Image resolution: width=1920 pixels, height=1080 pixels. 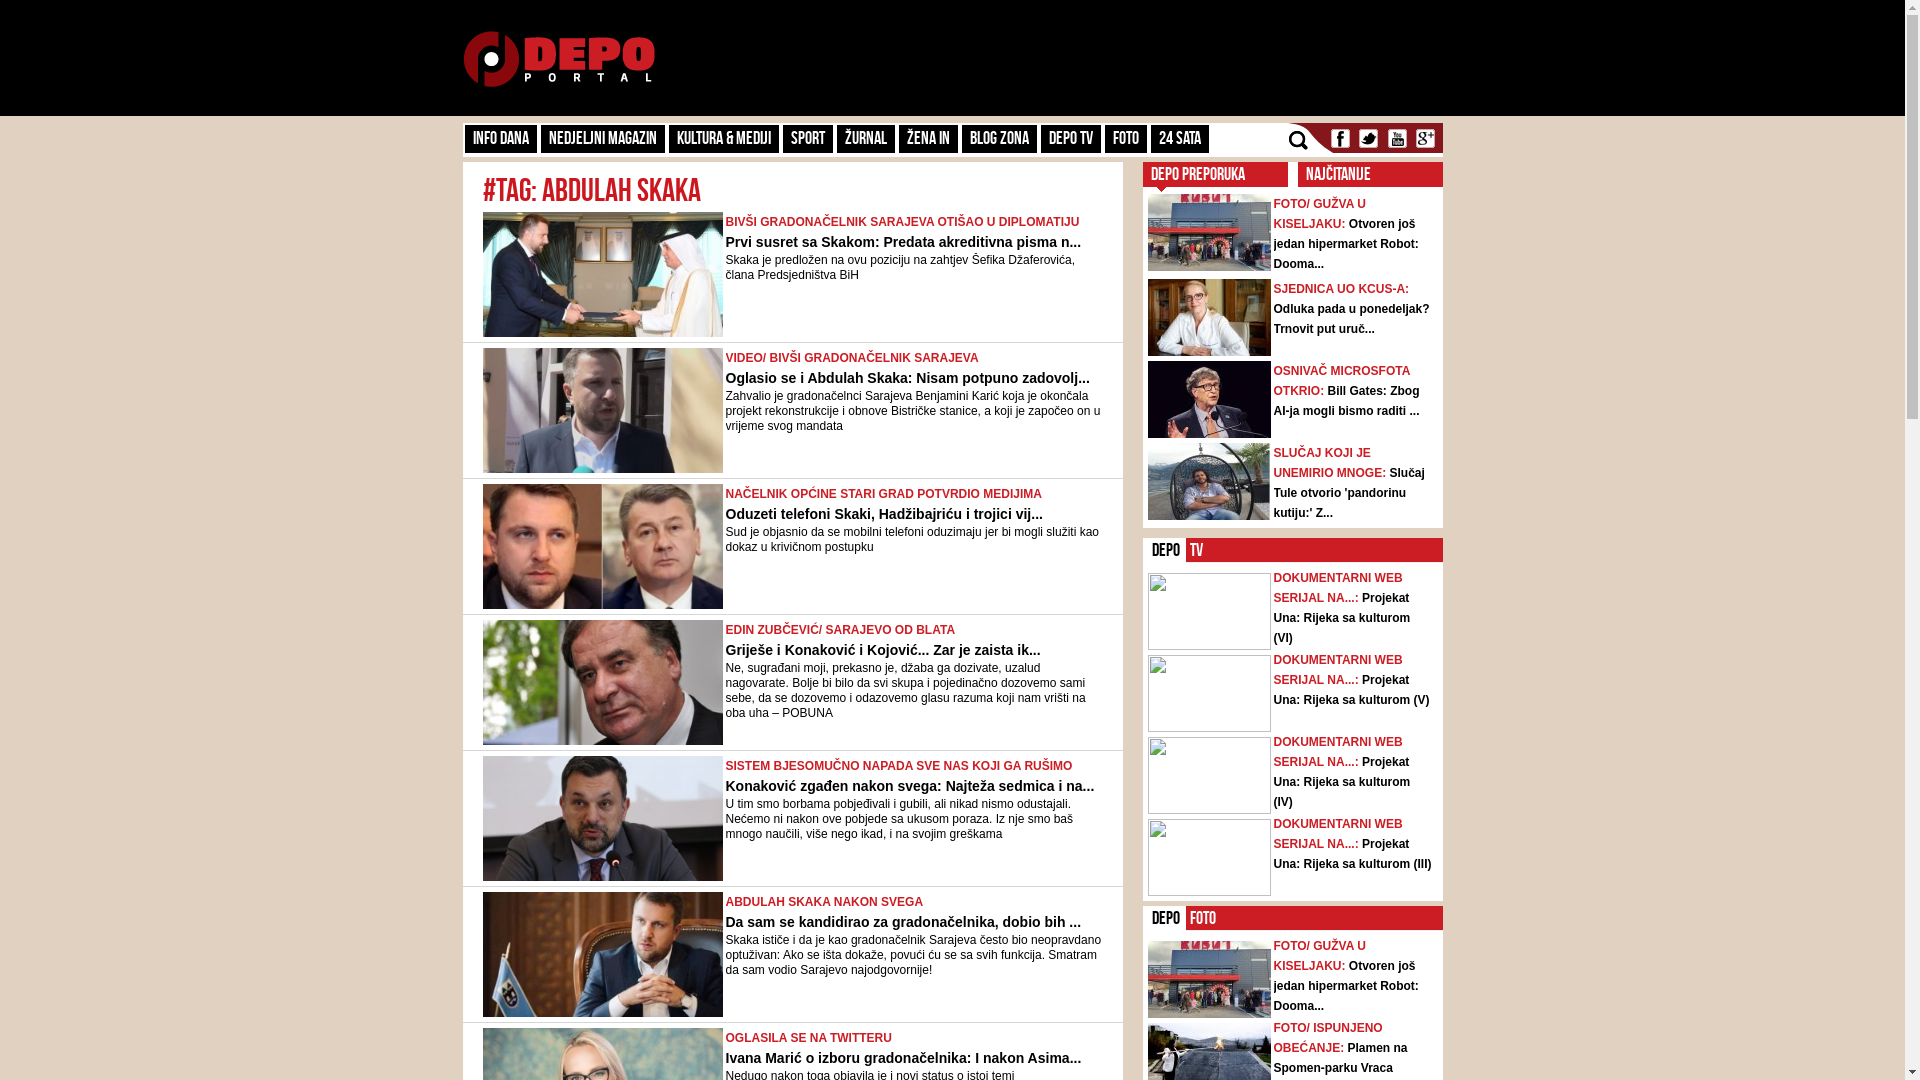 What do you see at coordinates (999, 137) in the screenshot?
I see `'Blog zona'` at bounding box center [999, 137].